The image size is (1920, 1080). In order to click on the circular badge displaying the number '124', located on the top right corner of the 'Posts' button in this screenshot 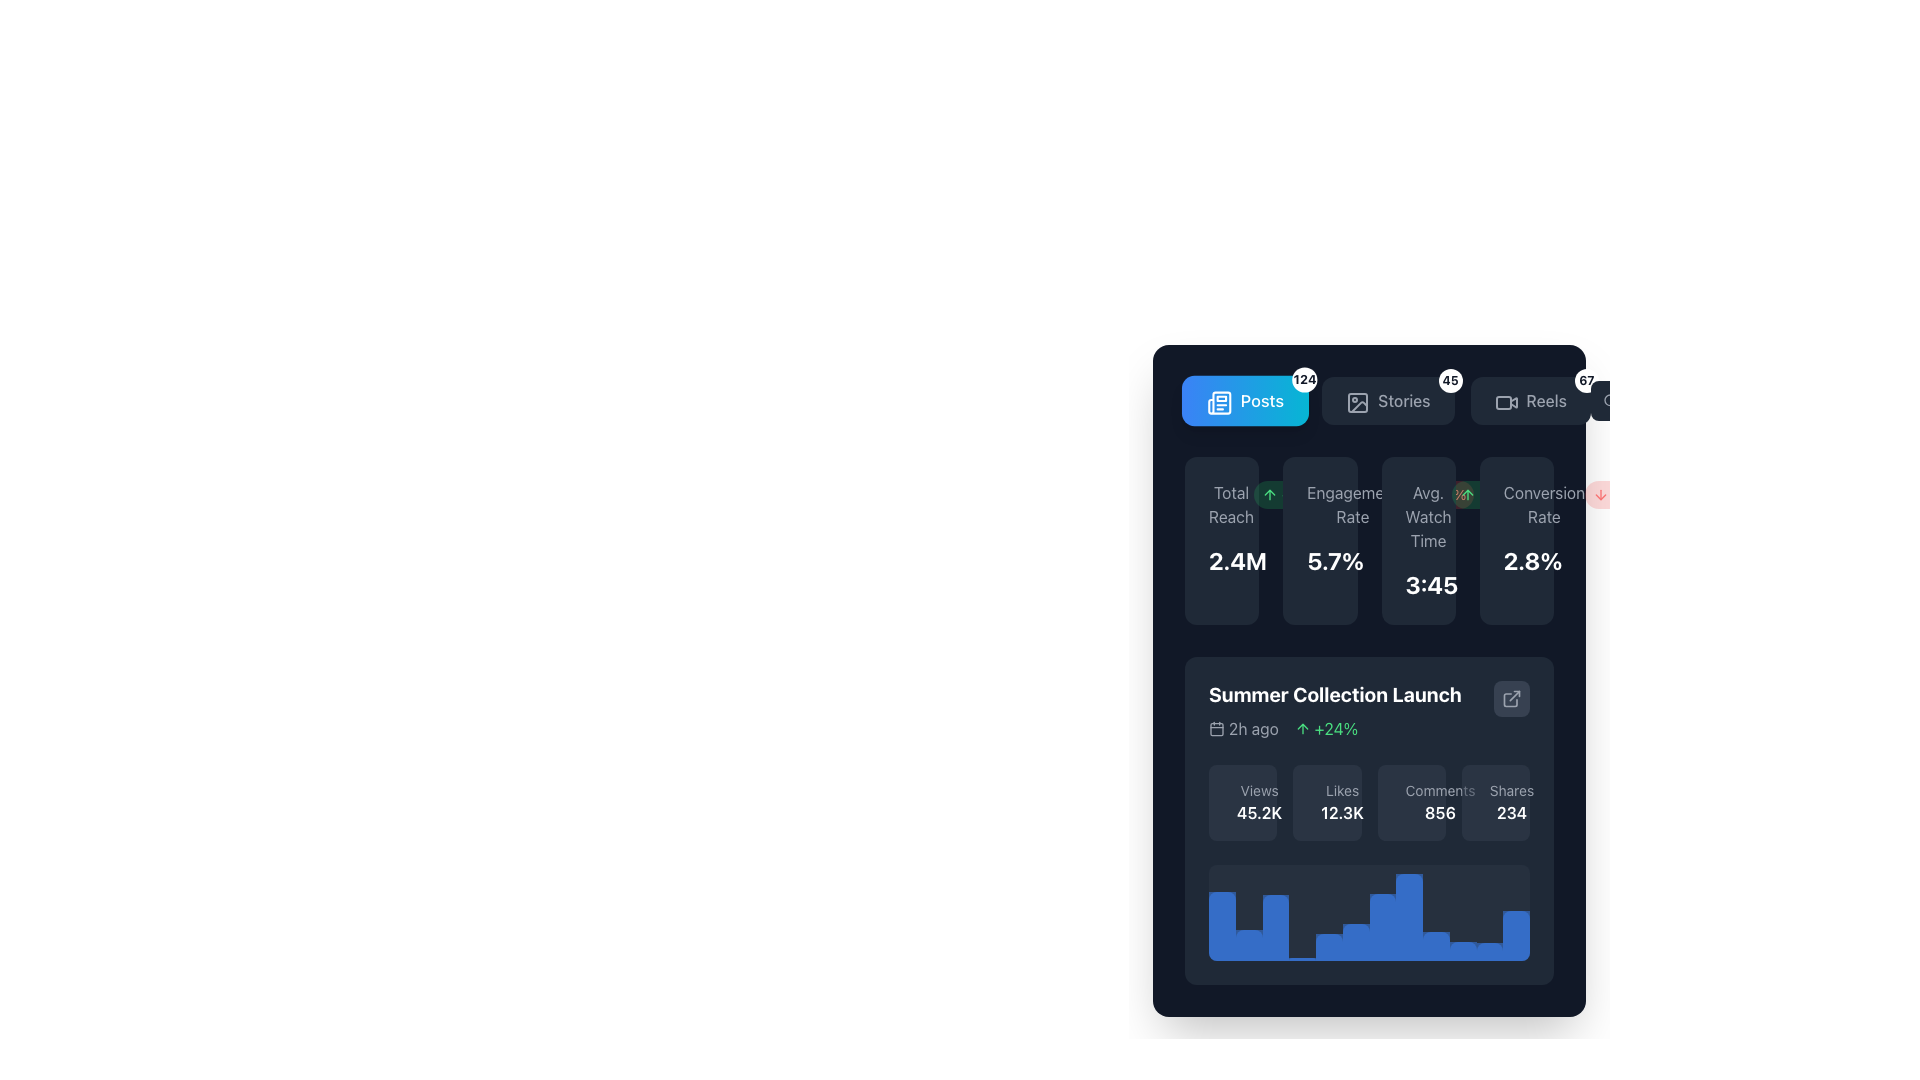, I will do `click(1305, 380)`.